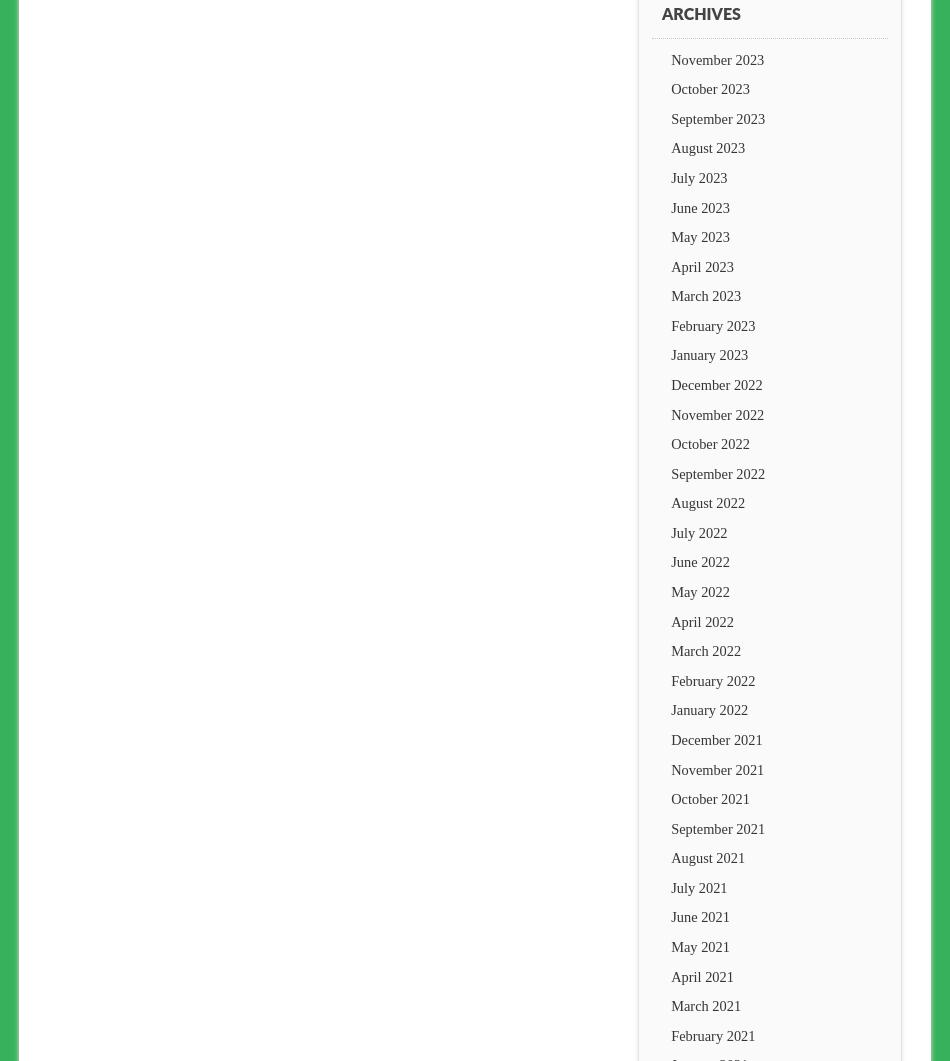  What do you see at coordinates (699, 916) in the screenshot?
I see `'June 2021'` at bounding box center [699, 916].